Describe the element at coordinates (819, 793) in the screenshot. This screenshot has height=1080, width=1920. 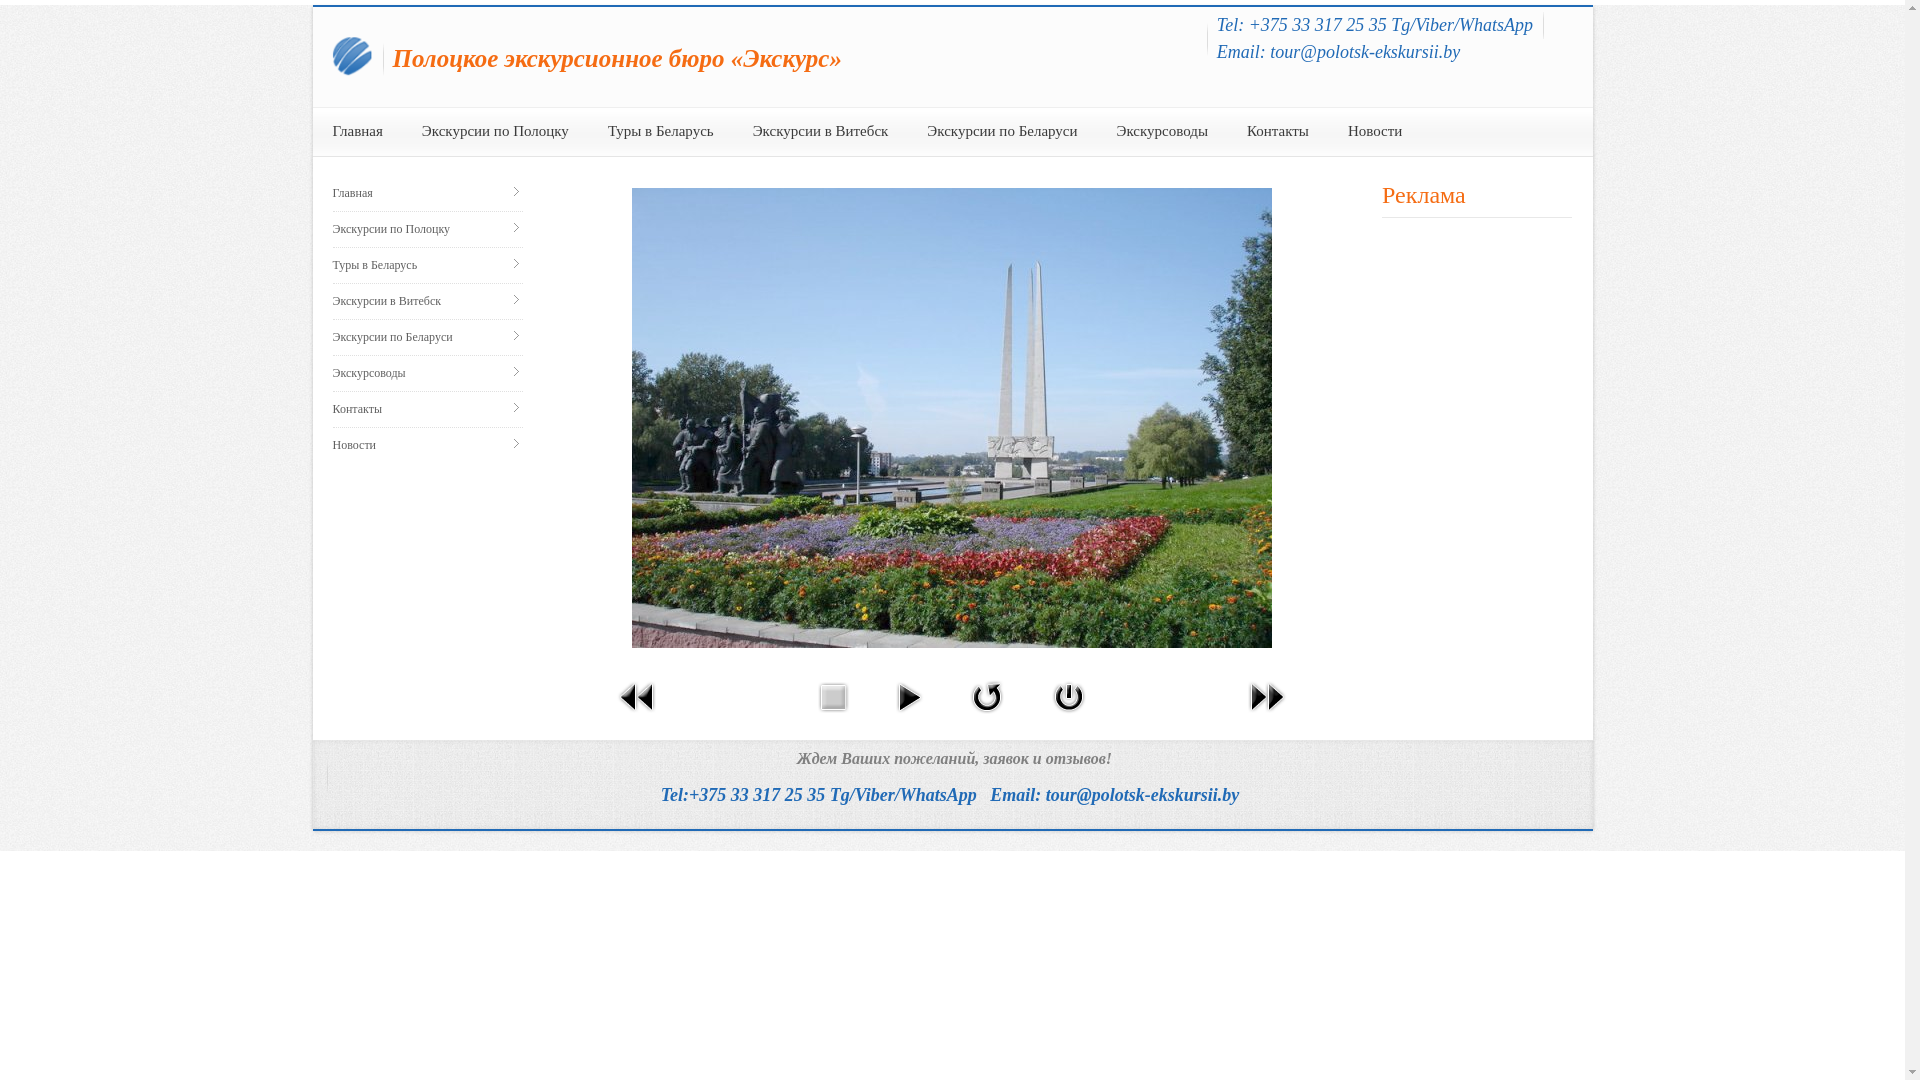
I see `'Tel:+375 33 317 25 35 Tg/Viber/WhatsApp'` at that location.